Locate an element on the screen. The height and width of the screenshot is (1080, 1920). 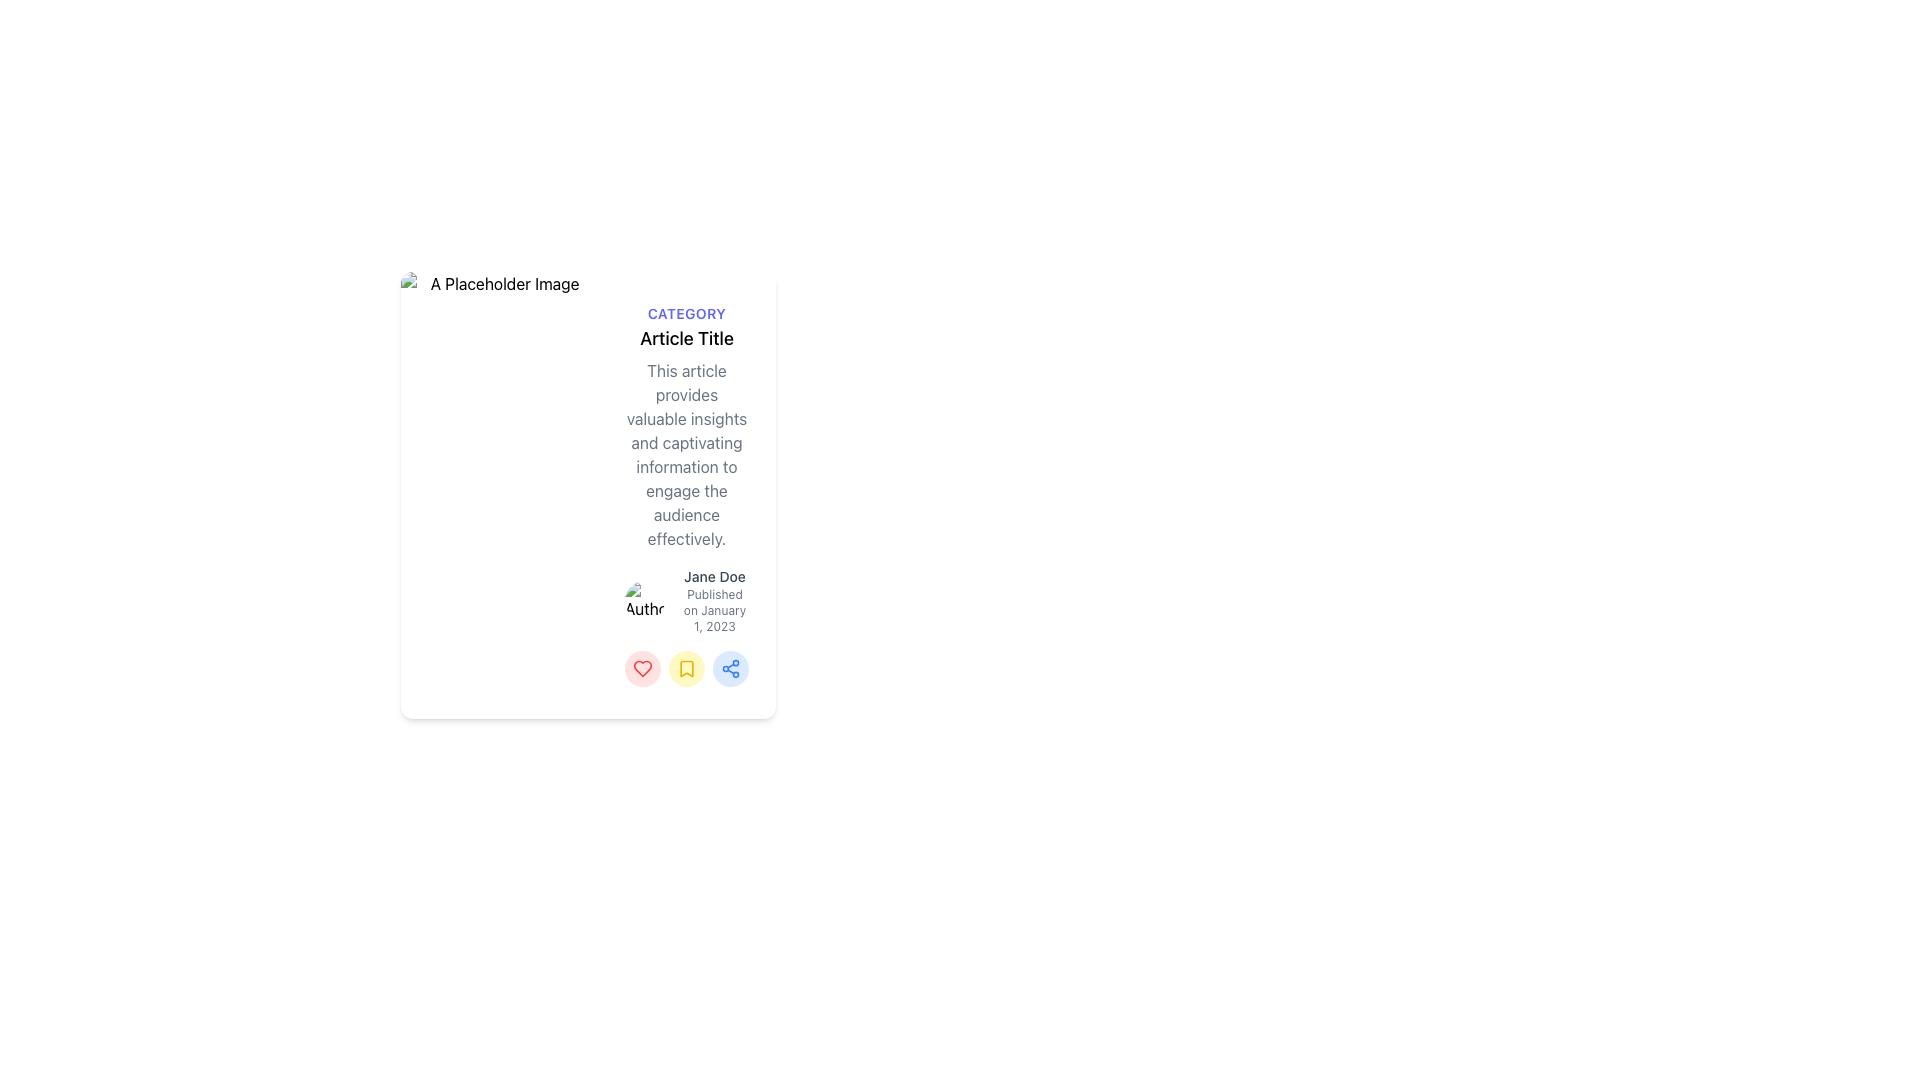
the 'Like' button located at the bottom of the article card, which is the first button in a row of three buttons is located at coordinates (643, 668).